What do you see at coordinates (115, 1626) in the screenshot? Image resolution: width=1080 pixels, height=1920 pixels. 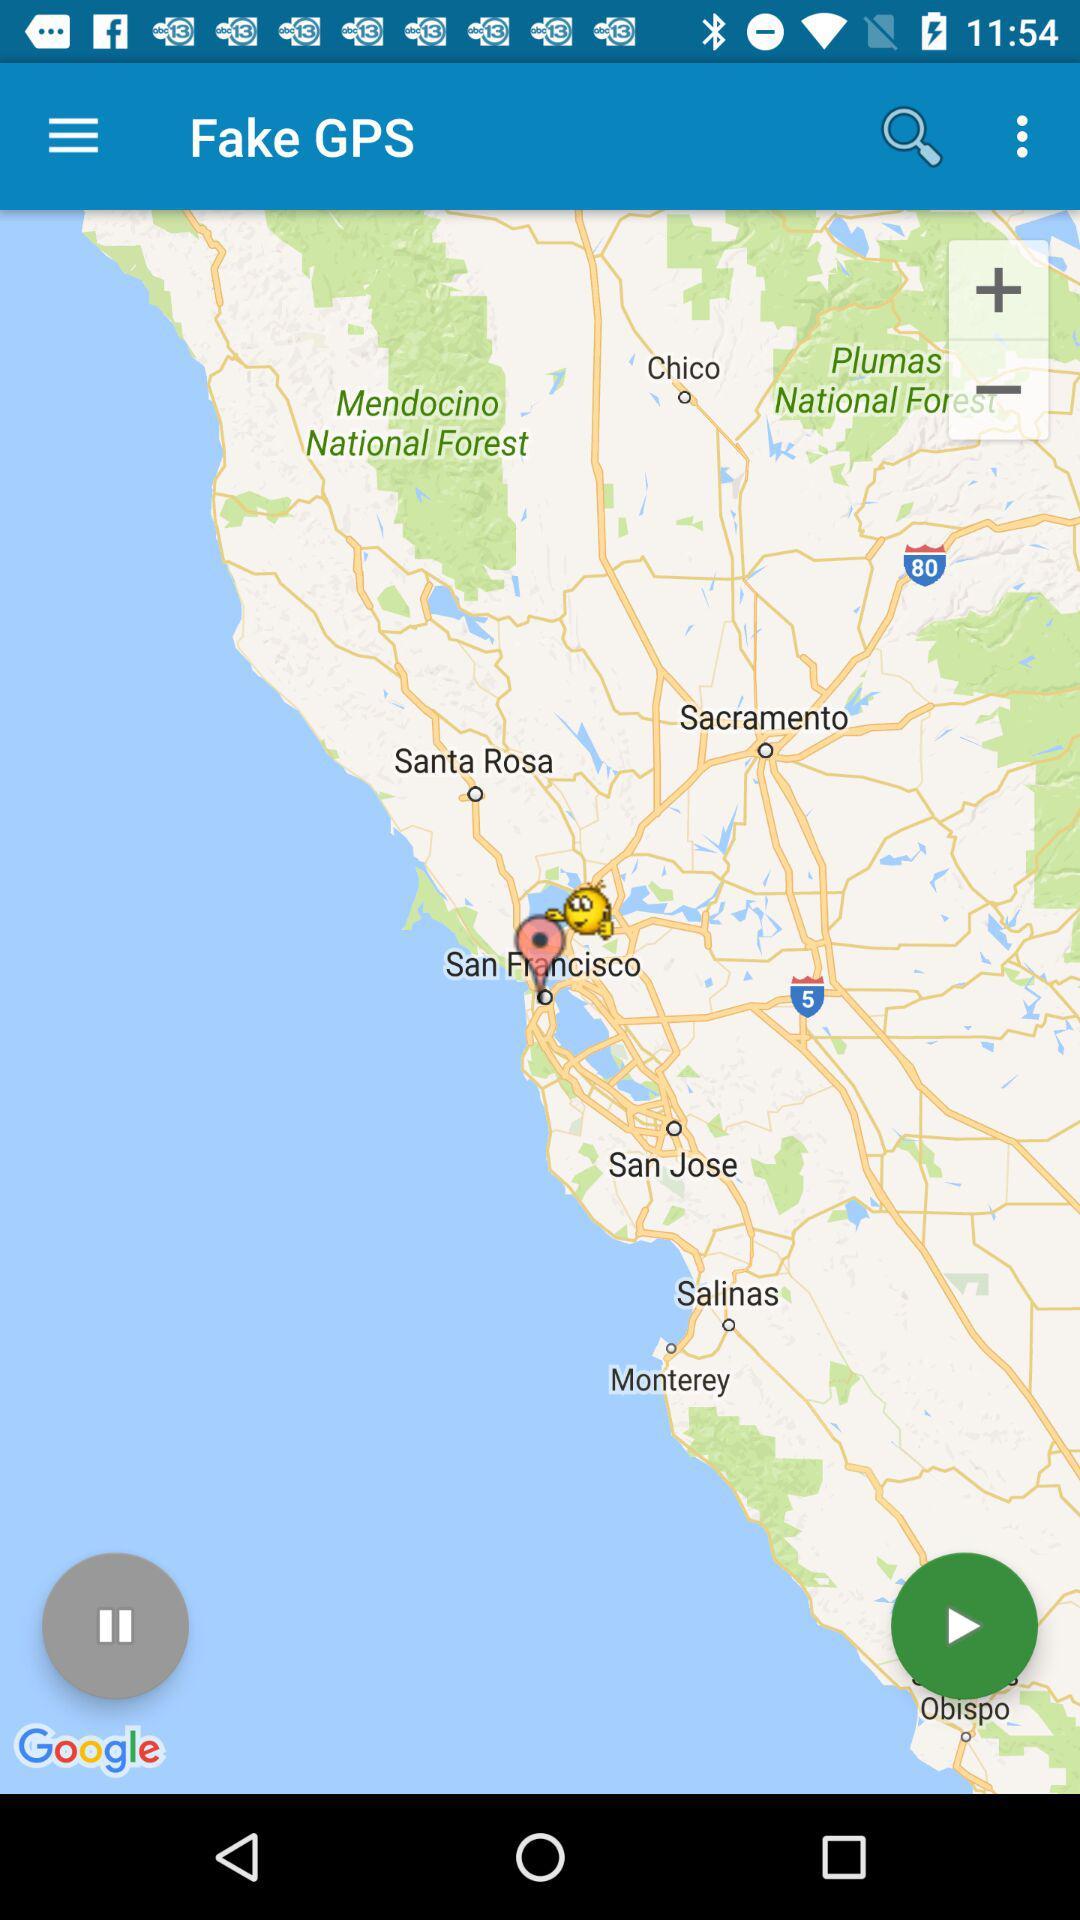 I see `the pause icon` at bounding box center [115, 1626].